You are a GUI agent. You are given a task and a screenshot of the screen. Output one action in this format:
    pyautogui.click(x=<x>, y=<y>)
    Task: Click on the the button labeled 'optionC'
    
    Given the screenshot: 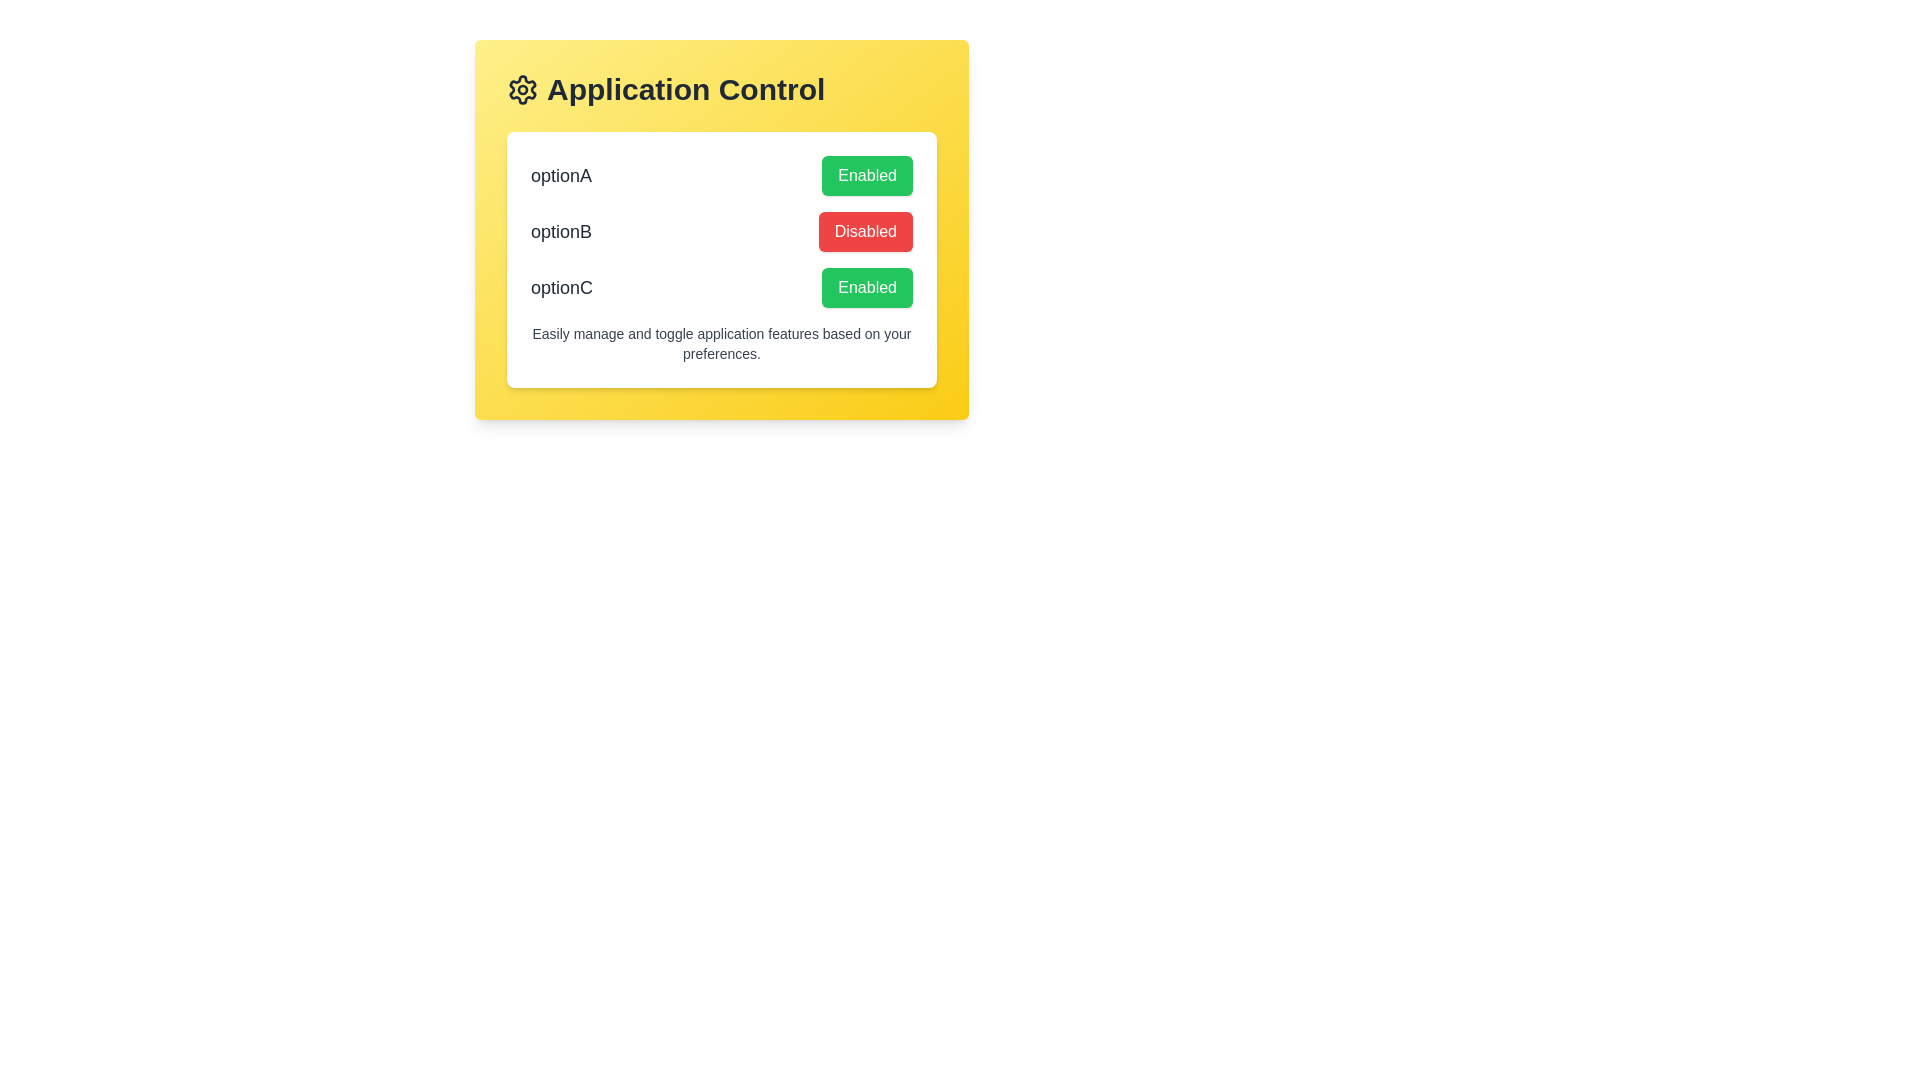 What is the action you would take?
    pyautogui.click(x=867, y=288)
    